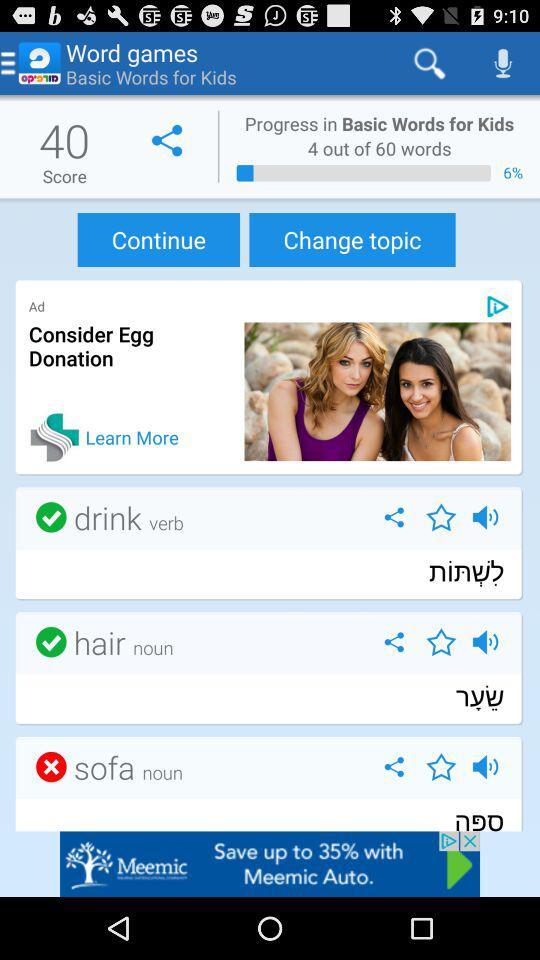 This screenshot has height=960, width=540. Describe the element at coordinates (270, 863) in the screenshot. I see `pop up advertisement` at that location.